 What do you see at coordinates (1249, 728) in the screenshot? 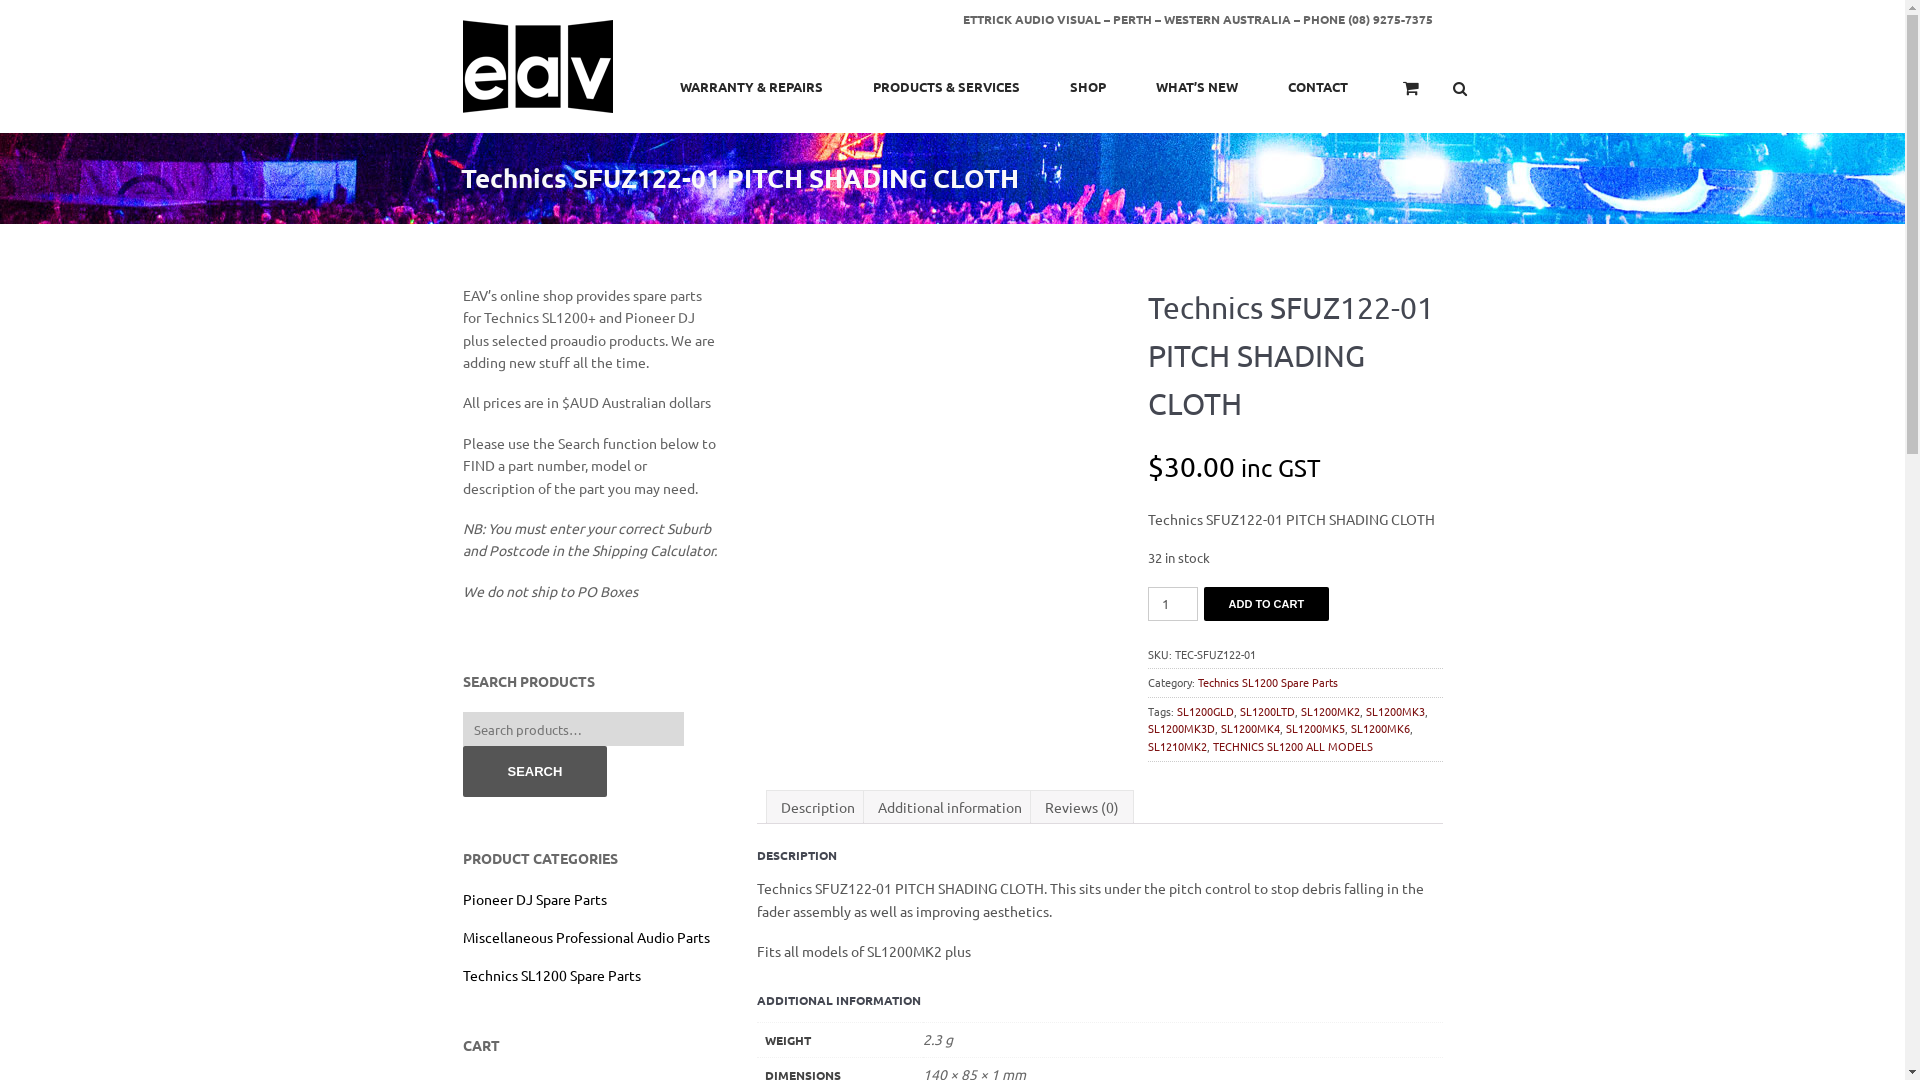
I see `'SL1200MK4'` at bounding box center [1249, 728].